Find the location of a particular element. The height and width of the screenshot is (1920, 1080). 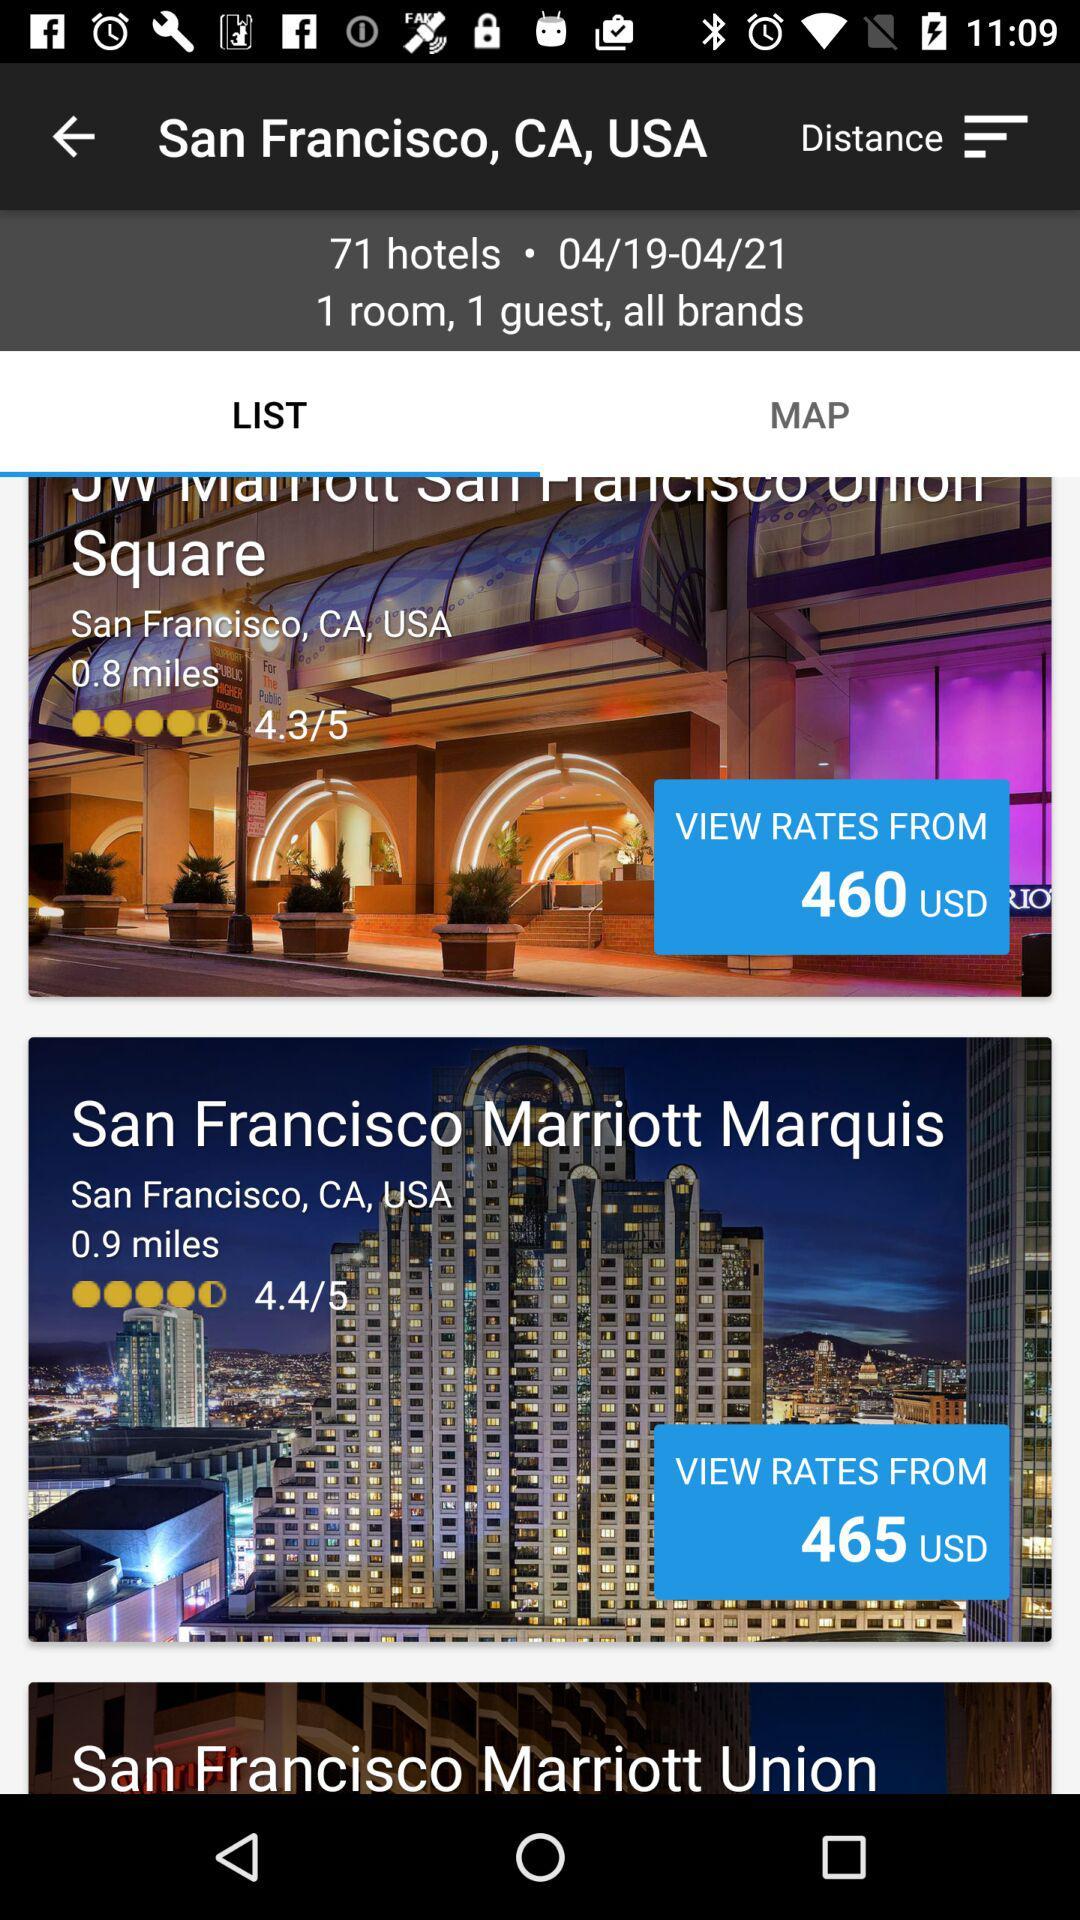

distance is located at coordinates (924, 135).